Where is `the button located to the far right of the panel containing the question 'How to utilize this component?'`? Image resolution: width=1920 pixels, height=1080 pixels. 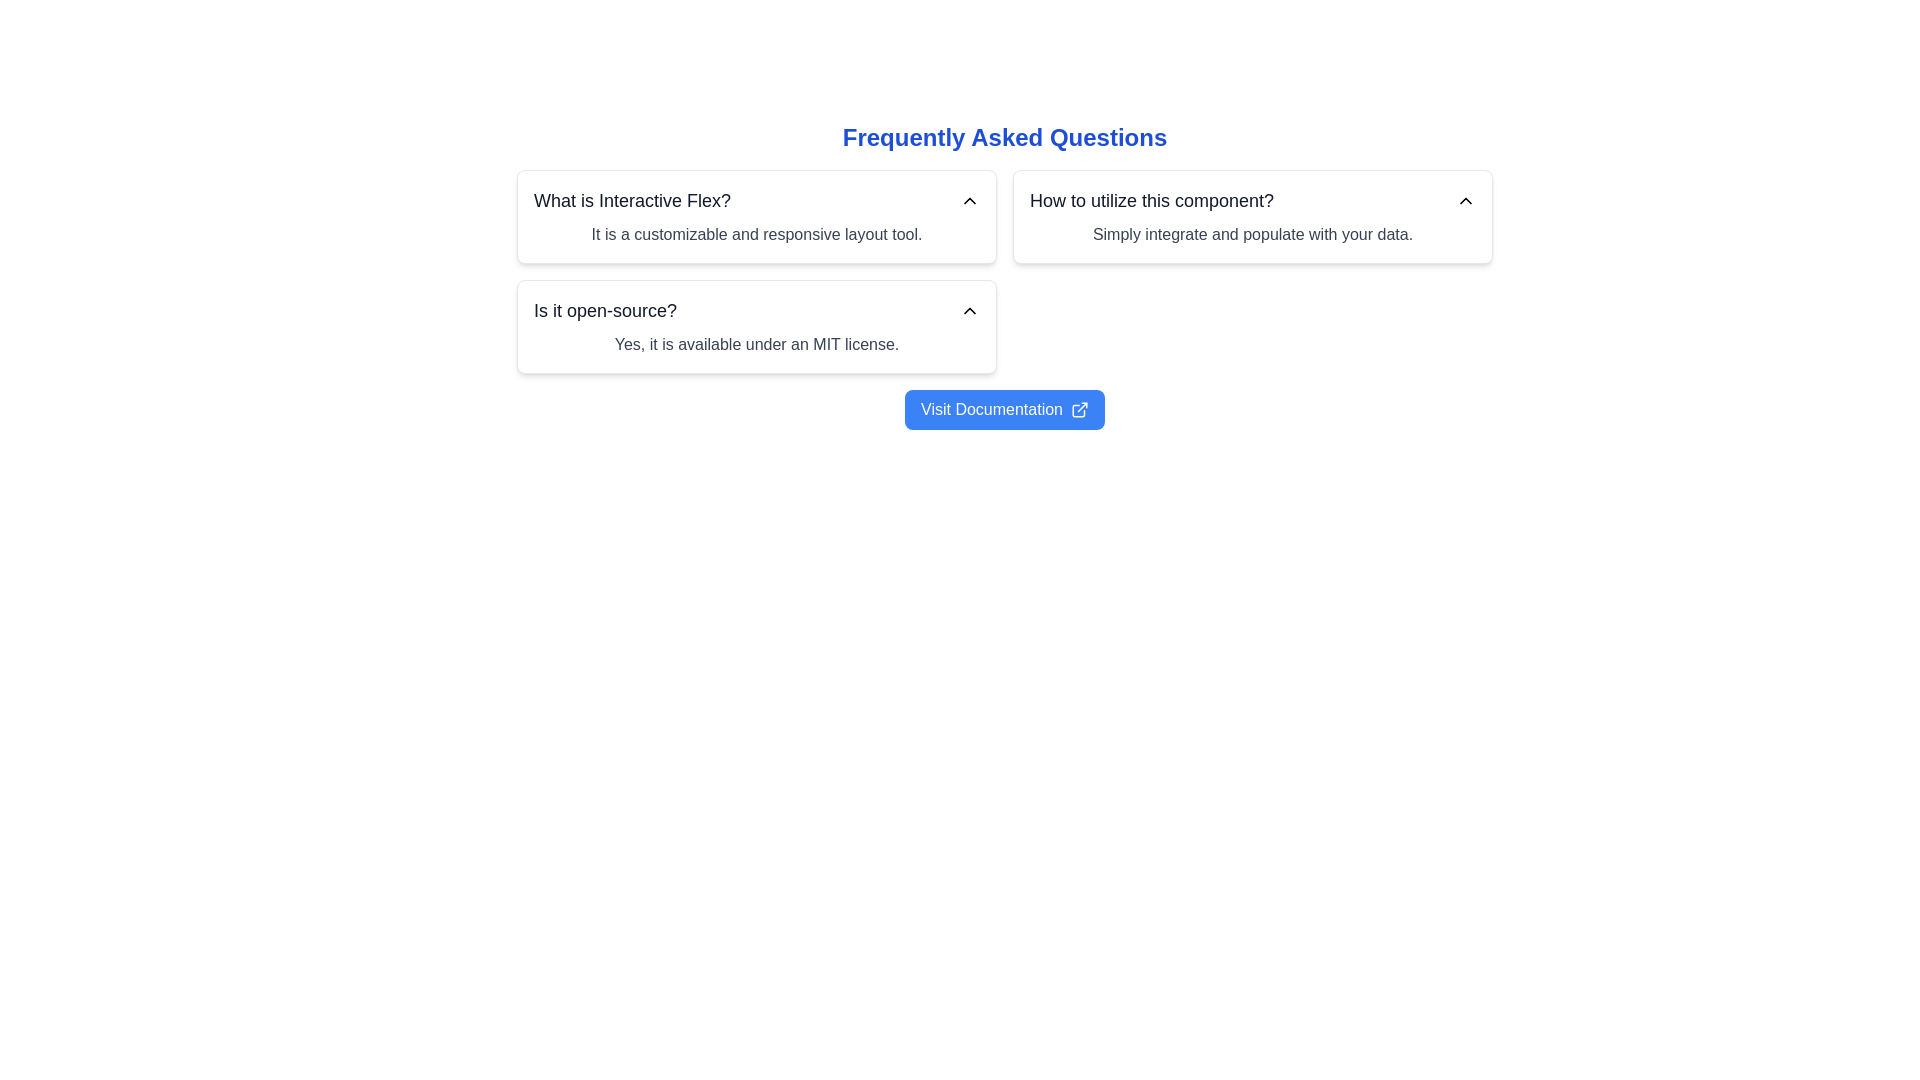 the button located to the far right of the panel containing the question 'How to utilize this component?' is located at coordinates (1465, 200).